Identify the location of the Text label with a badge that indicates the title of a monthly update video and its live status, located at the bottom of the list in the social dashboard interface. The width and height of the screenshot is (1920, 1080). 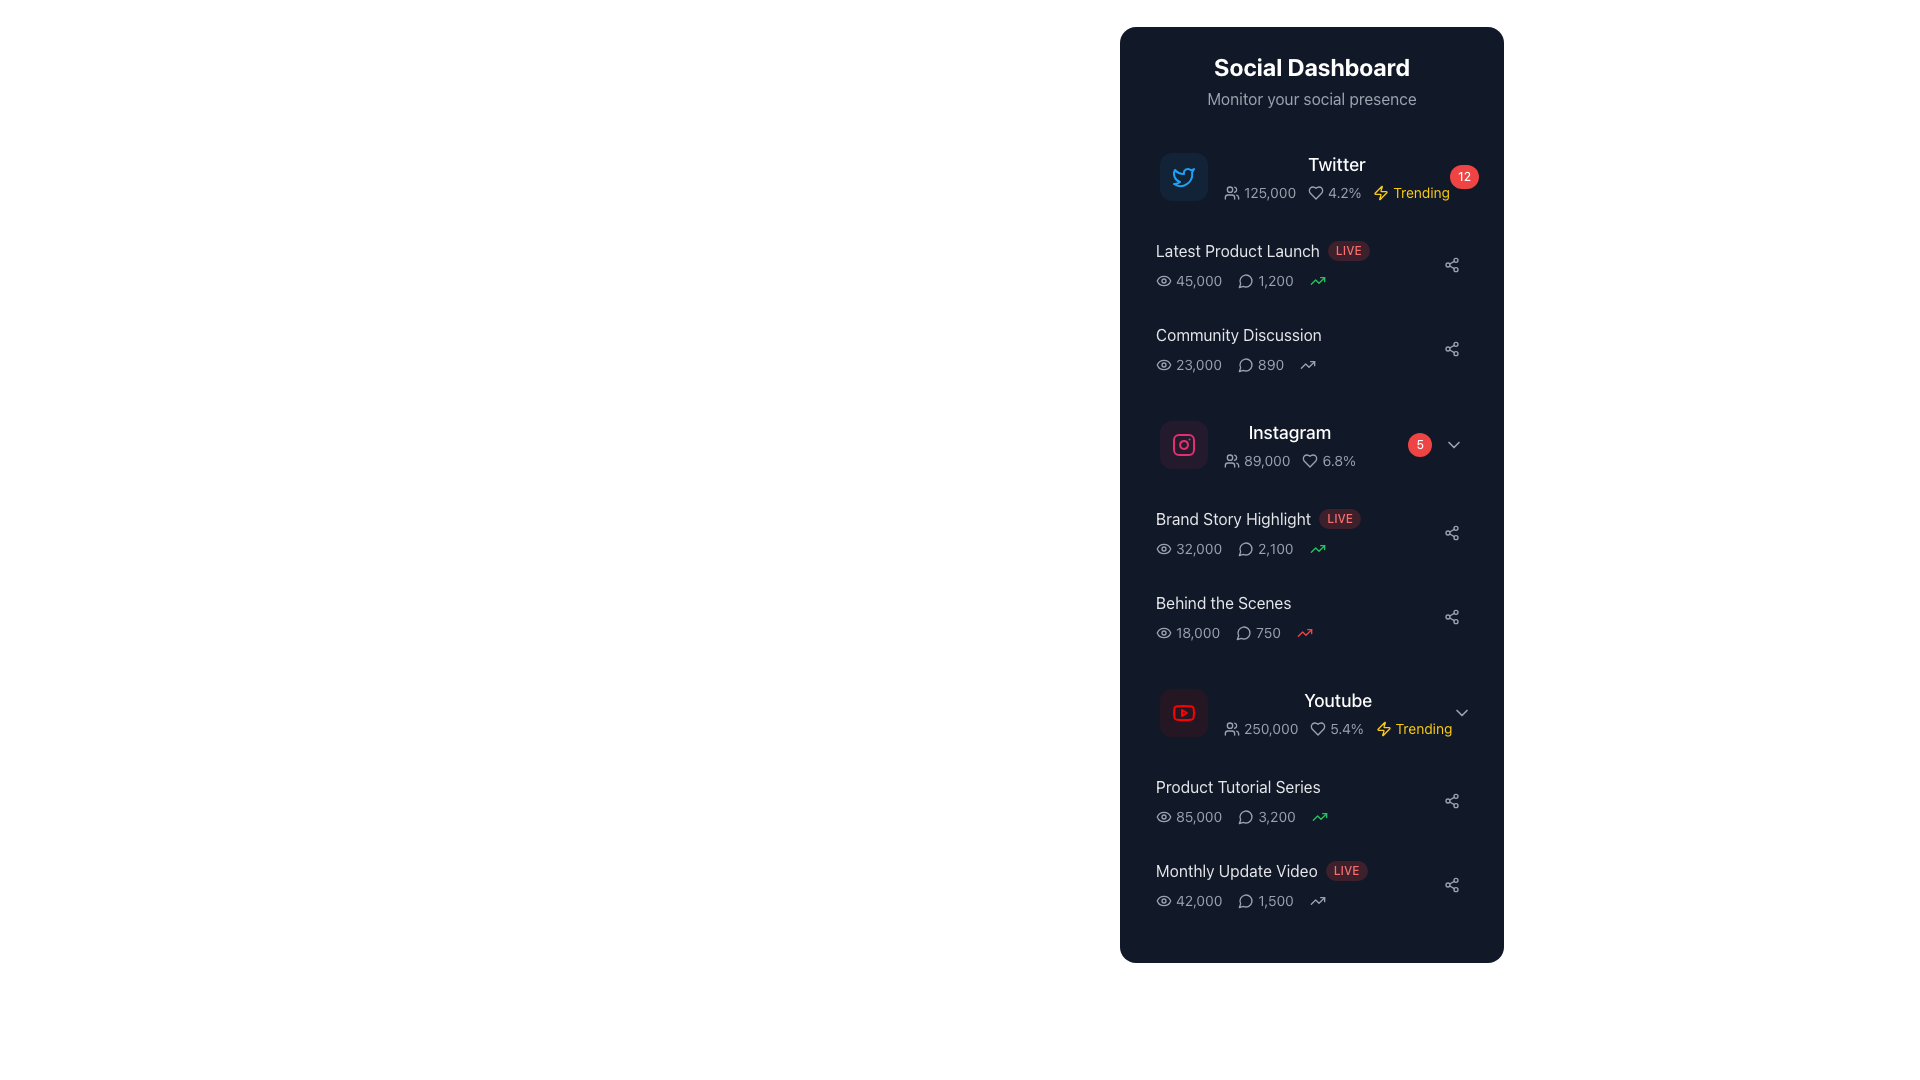
(1296, 870).